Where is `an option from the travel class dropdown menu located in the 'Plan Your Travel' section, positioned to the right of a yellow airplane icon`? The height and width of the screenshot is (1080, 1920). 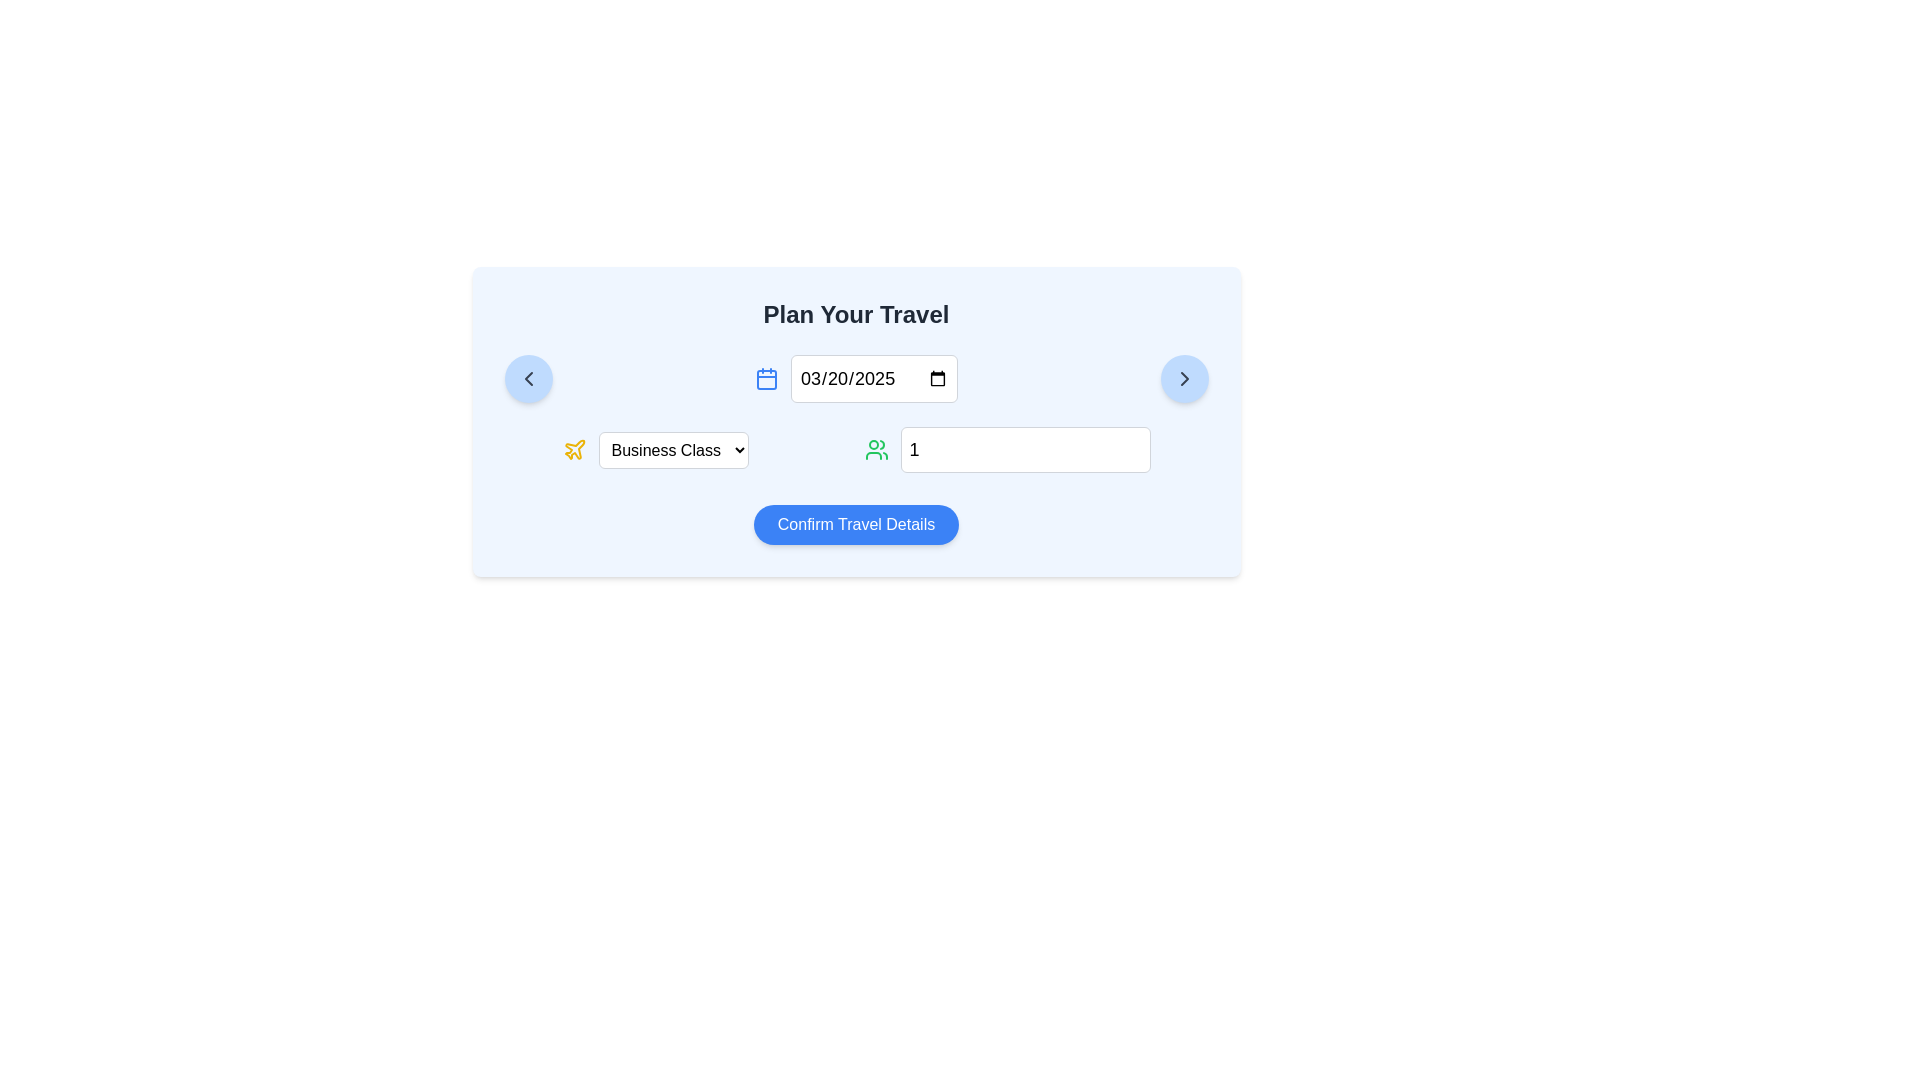 an option from the travel class dropdown menu located in the 'Plan Your Travel' section, positioned to the right of a yellow airplane icon is located at coordinates (673, 450).